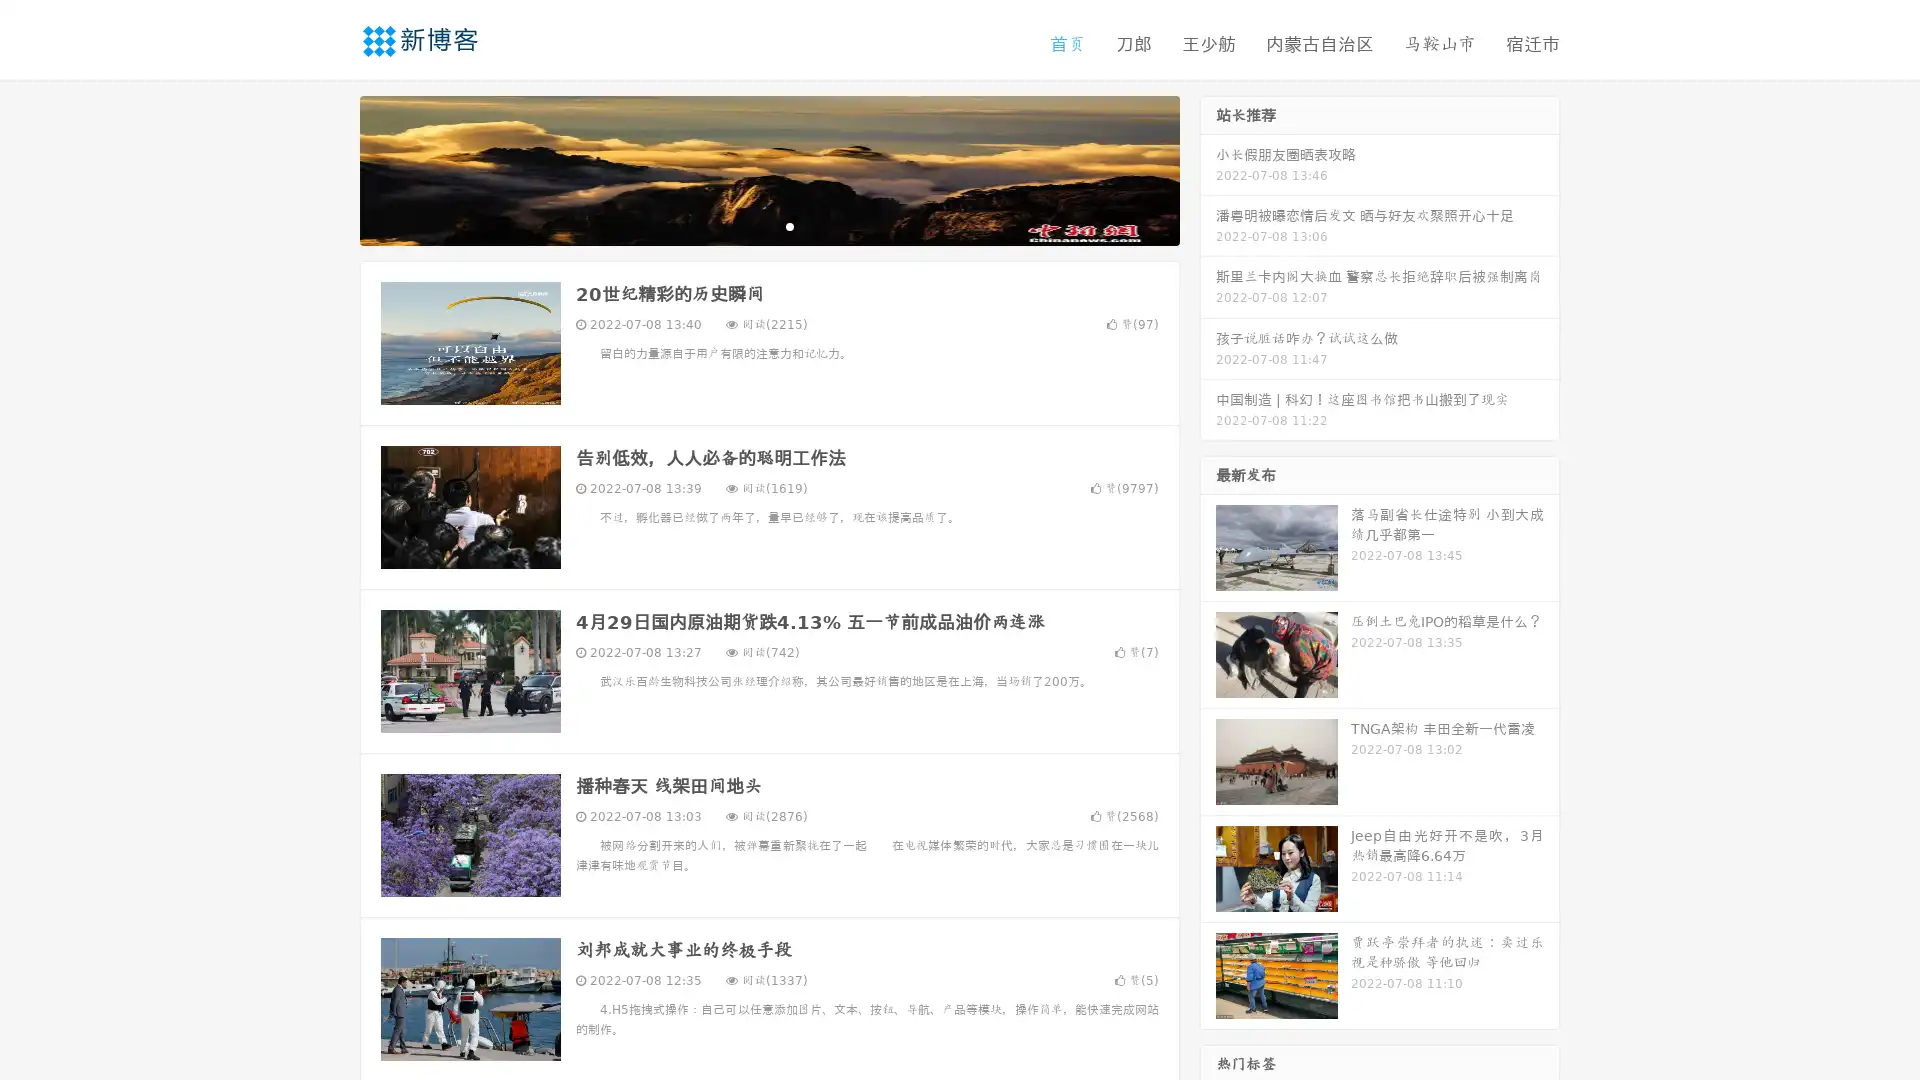 This screenshot has height=1080, width=1920. I want to click on Go to slide 1, so click(748, 225).